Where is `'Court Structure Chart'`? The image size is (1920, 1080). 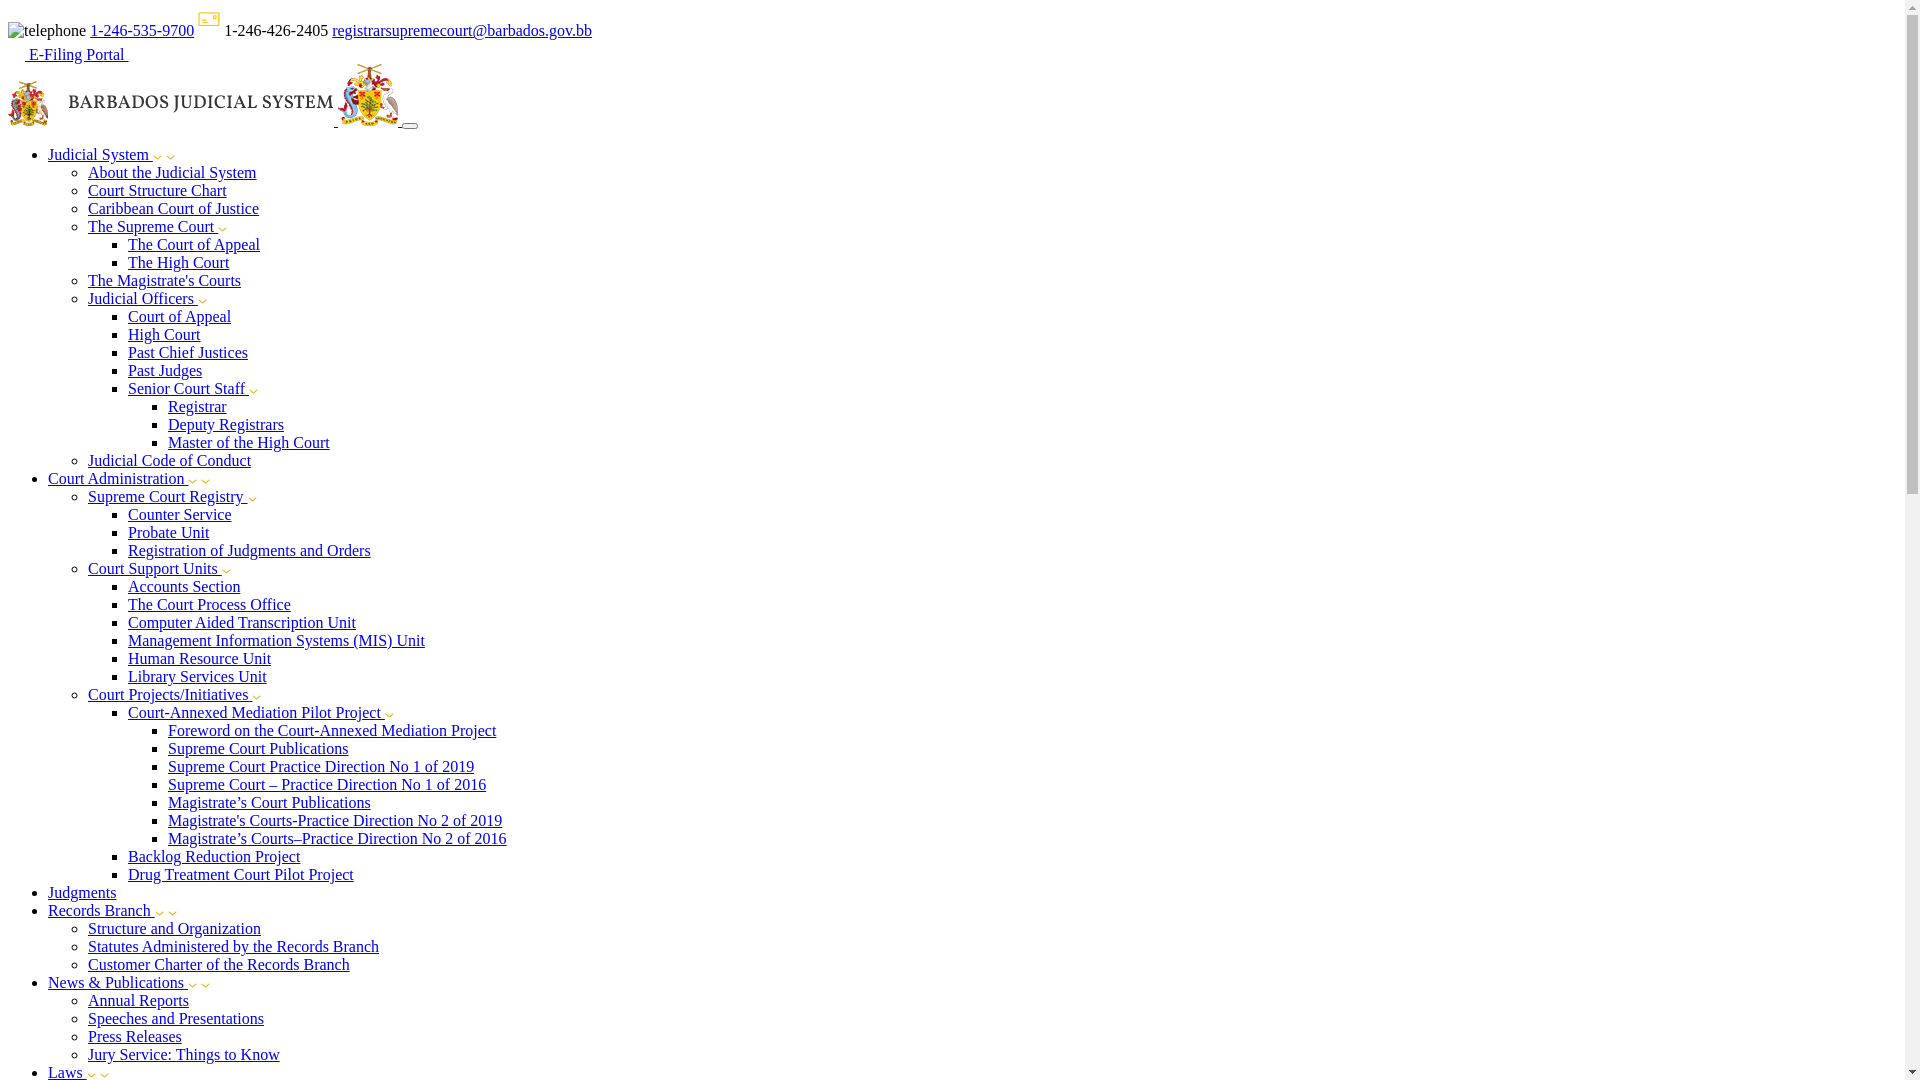
'Court Structure Chart' is located at coordinates (156, 190).